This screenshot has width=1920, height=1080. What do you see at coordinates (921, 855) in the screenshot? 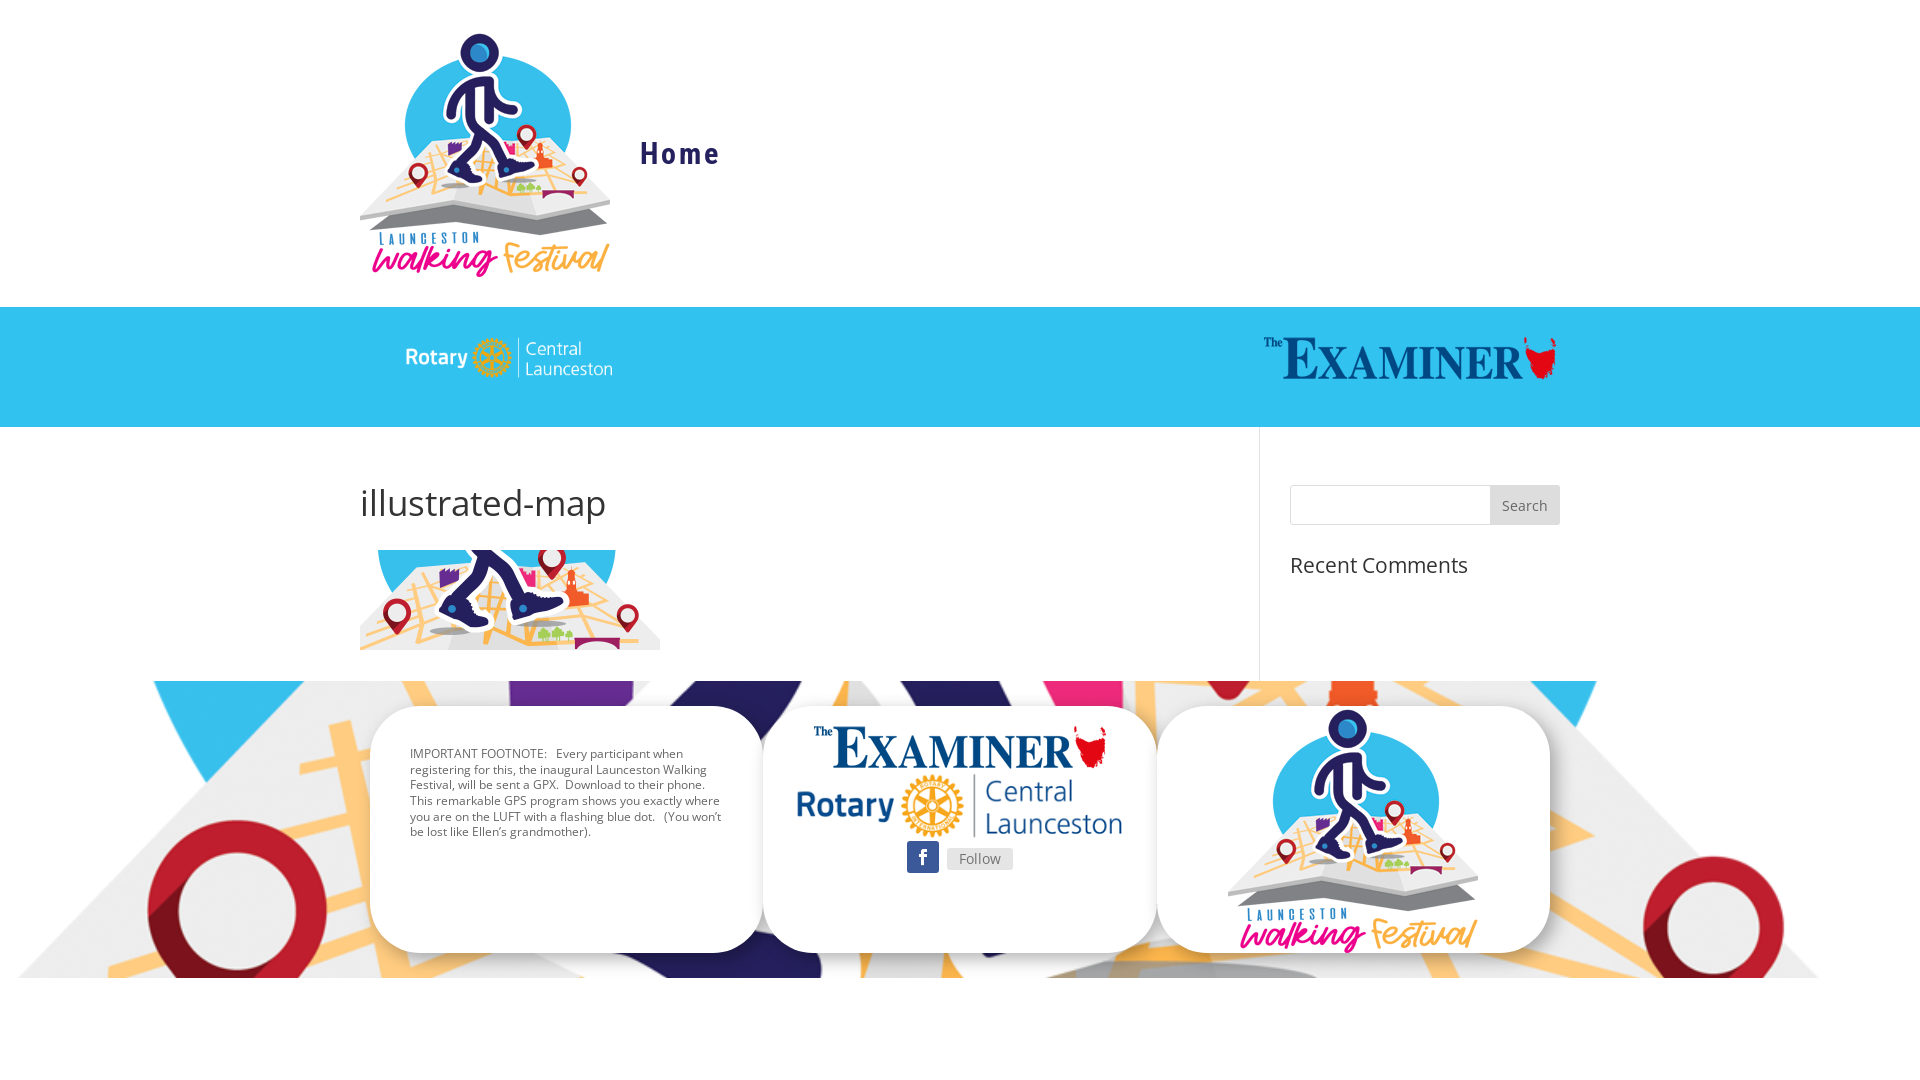
I see `'Follow on Facebook'` at bounding box center [921, 855].